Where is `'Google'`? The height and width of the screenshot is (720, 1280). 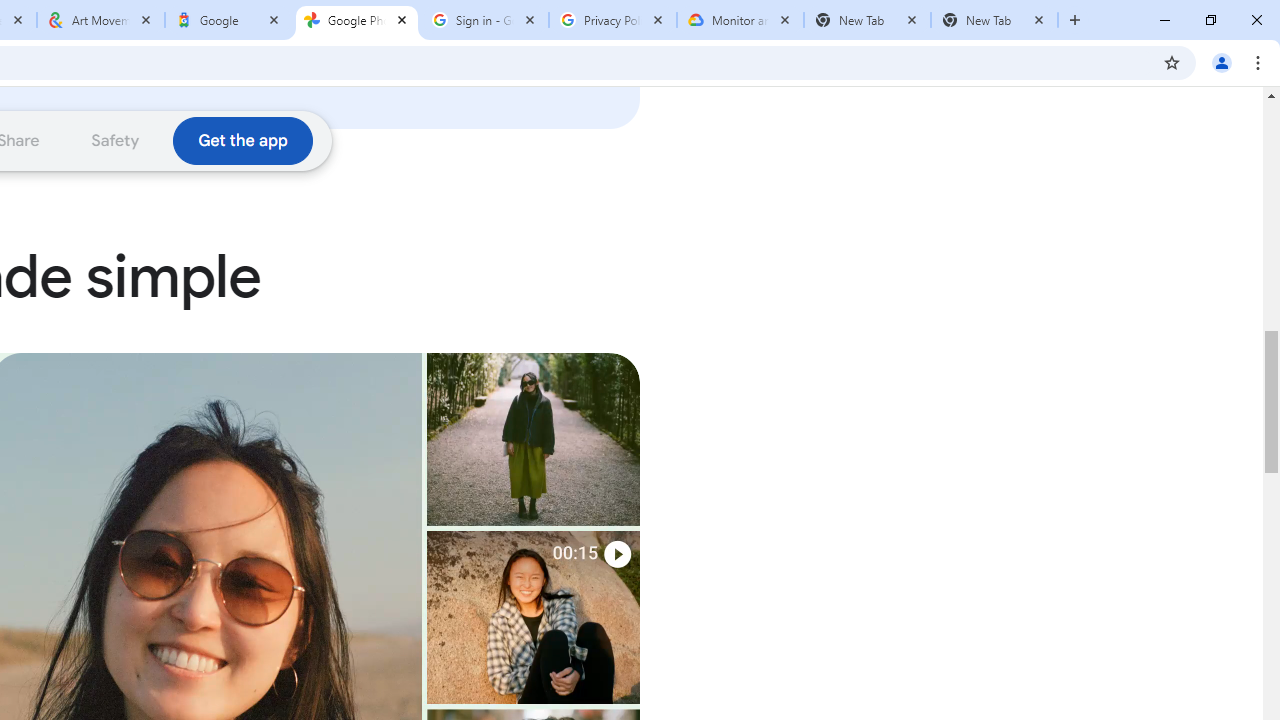
'Google' is located at coordinates (229, 20).